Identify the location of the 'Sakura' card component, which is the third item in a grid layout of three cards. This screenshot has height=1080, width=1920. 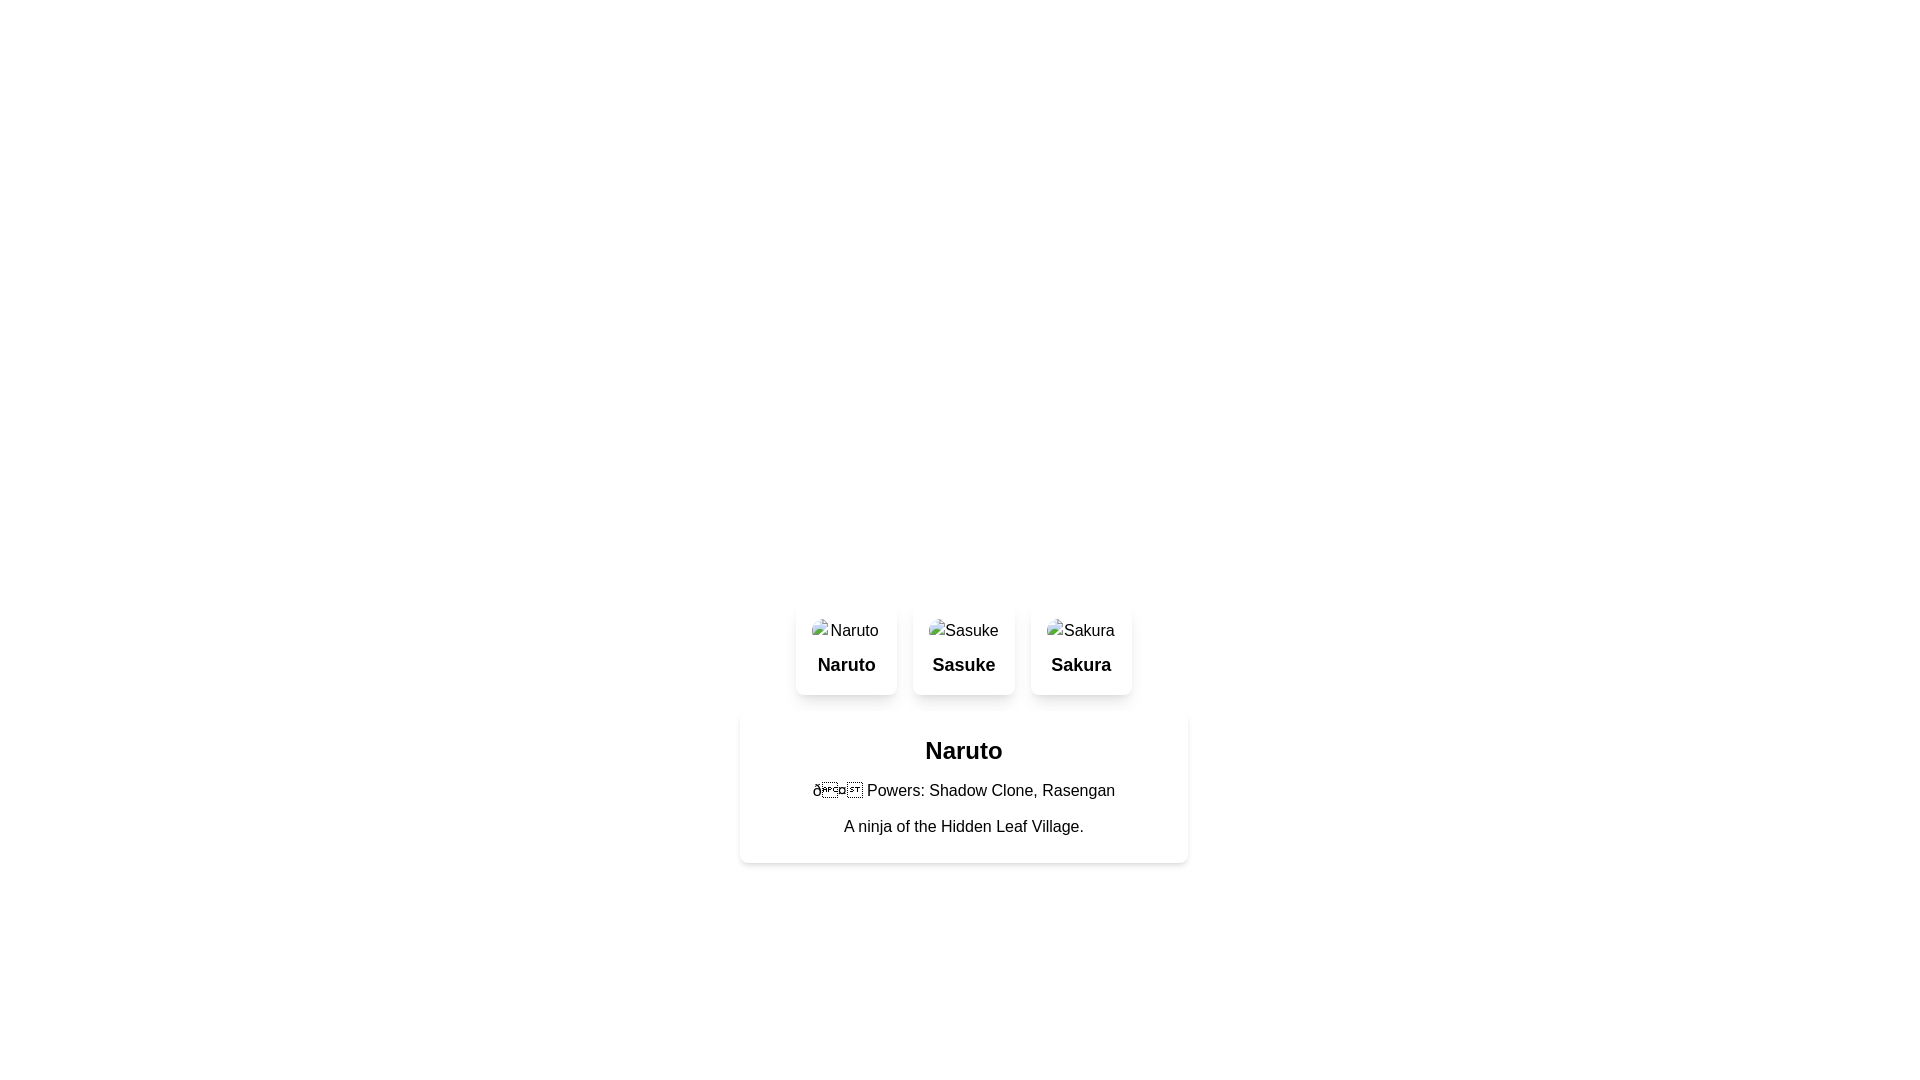
(1080, 648).